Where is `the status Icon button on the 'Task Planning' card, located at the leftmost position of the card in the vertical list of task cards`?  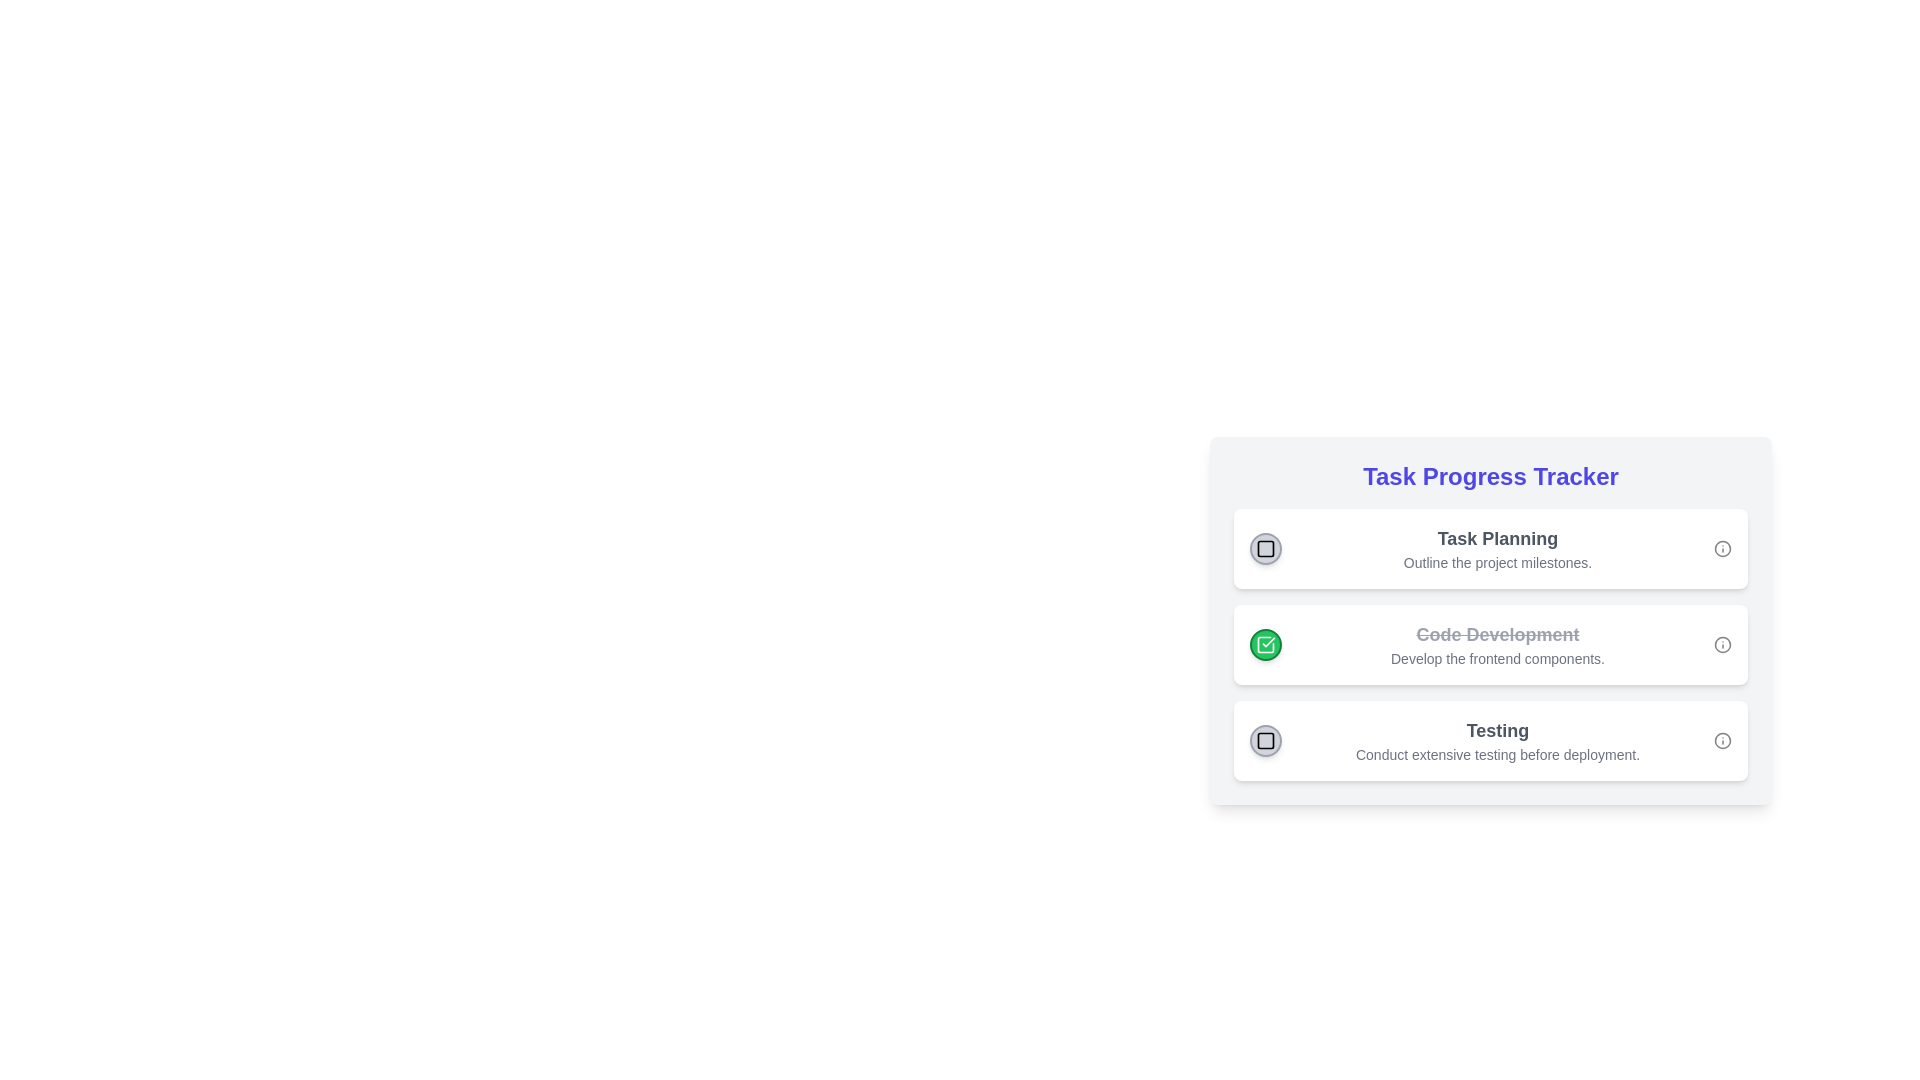 the status Icon button on the 'Task Planning' card, located at the leftmost position of the card in the vertical list of task cards is located at coordinates (1265, 548).